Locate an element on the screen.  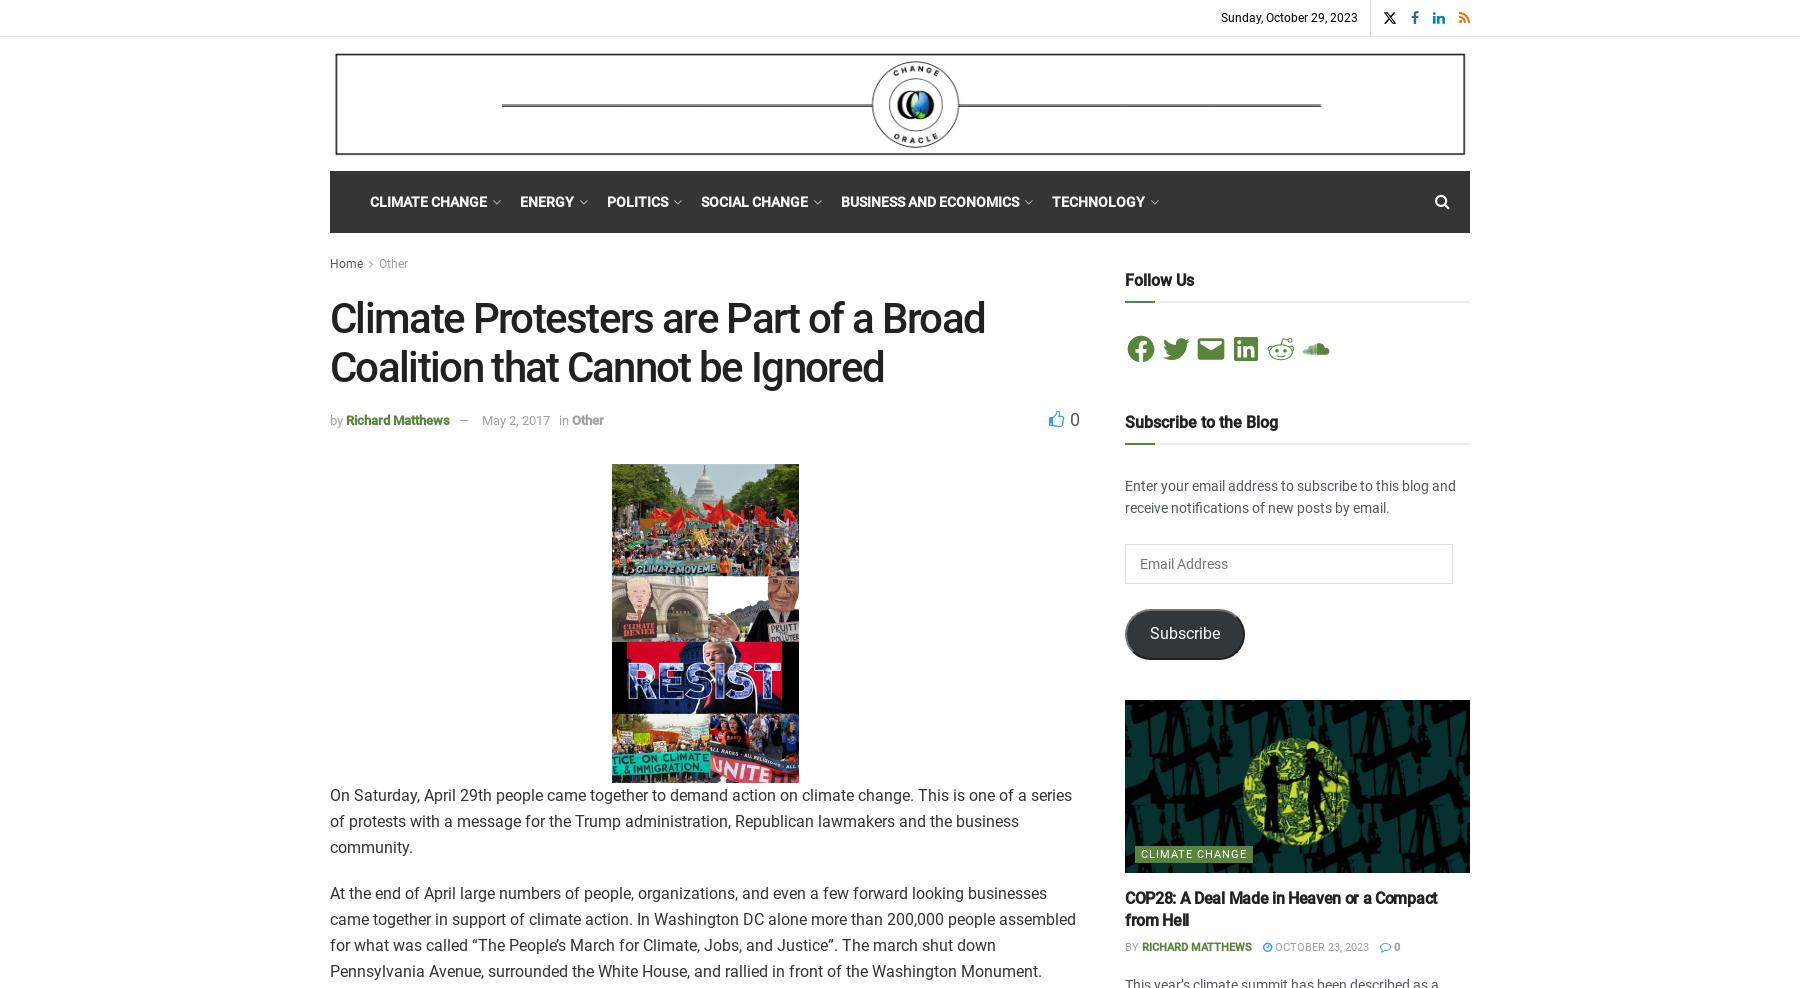
'October 23, 2023' is located at coordinates (1320, 947).